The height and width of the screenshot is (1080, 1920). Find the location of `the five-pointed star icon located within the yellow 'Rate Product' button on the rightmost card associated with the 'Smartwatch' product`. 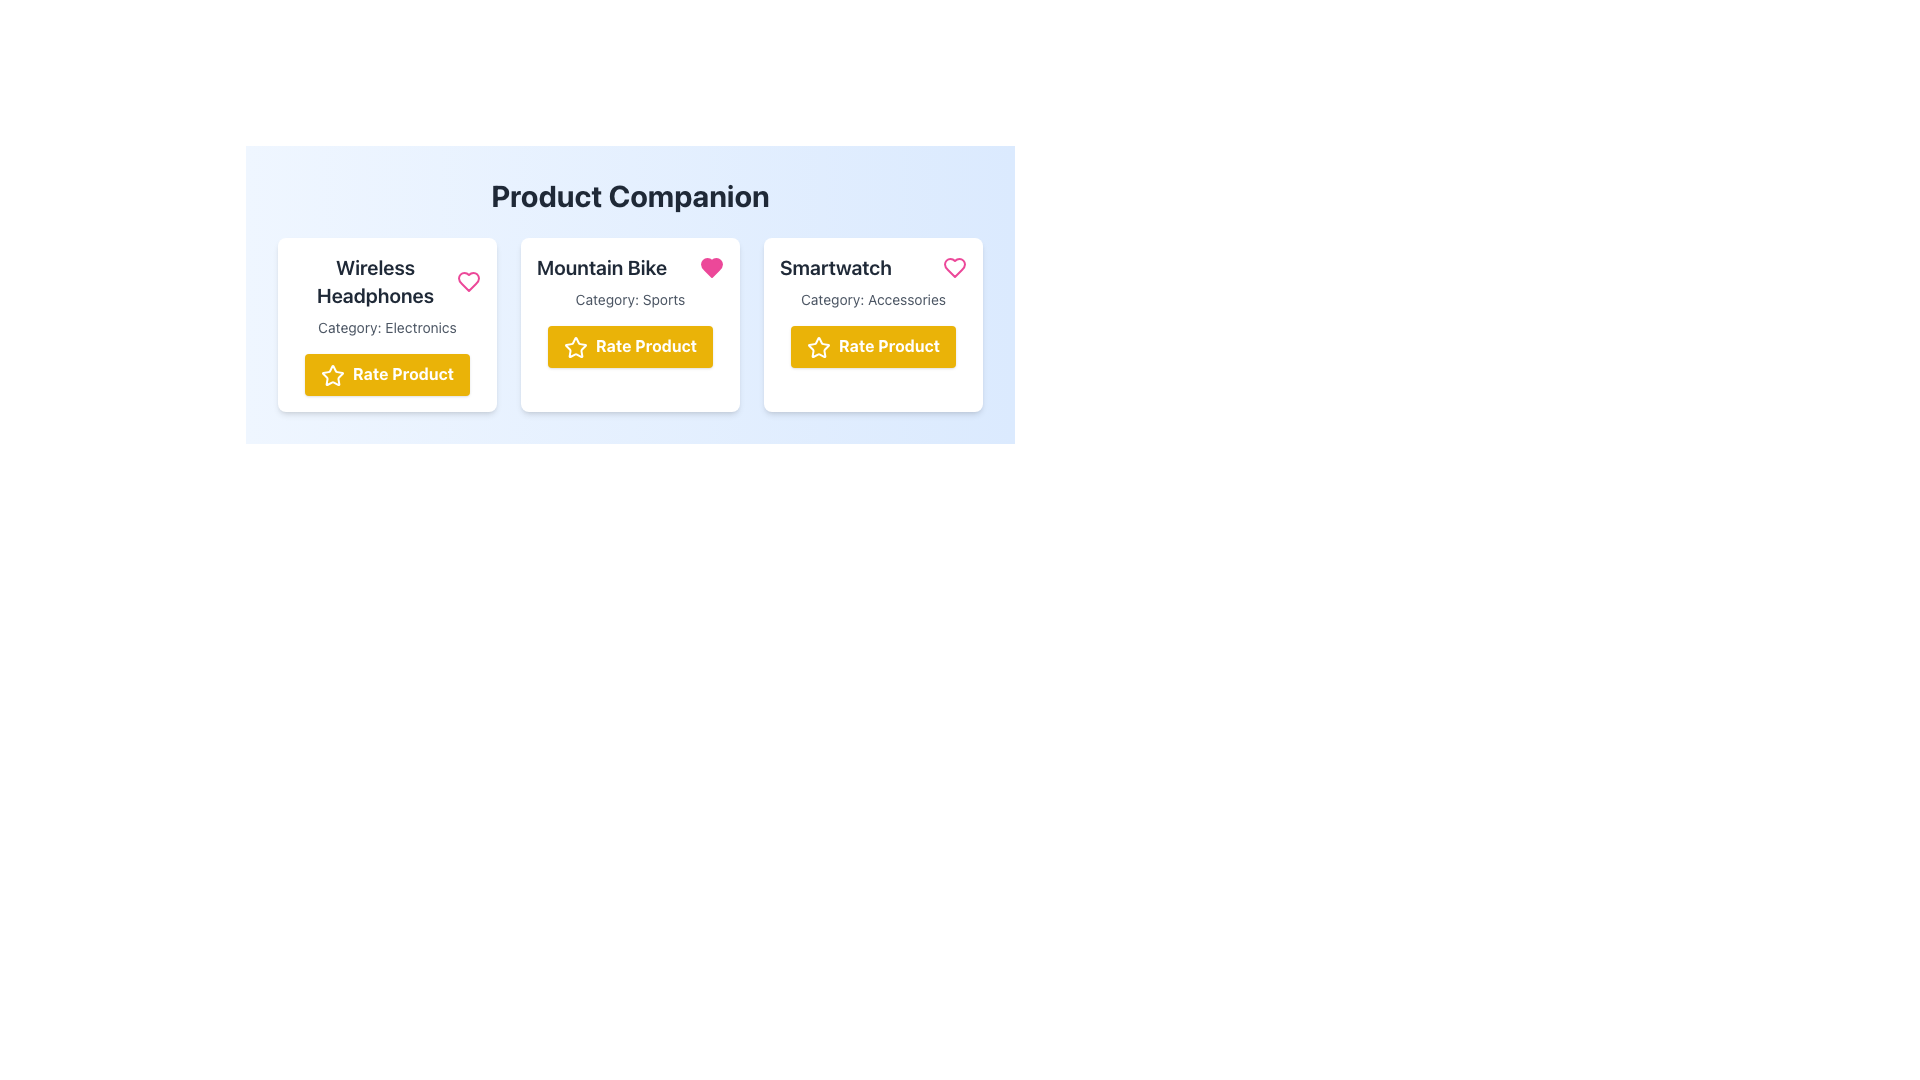

the five-pointed star icon located within the yellow 'Rate Product' button on the rightmost card associated with the 'Smartwatch' product is located at coordinates (818, 346).